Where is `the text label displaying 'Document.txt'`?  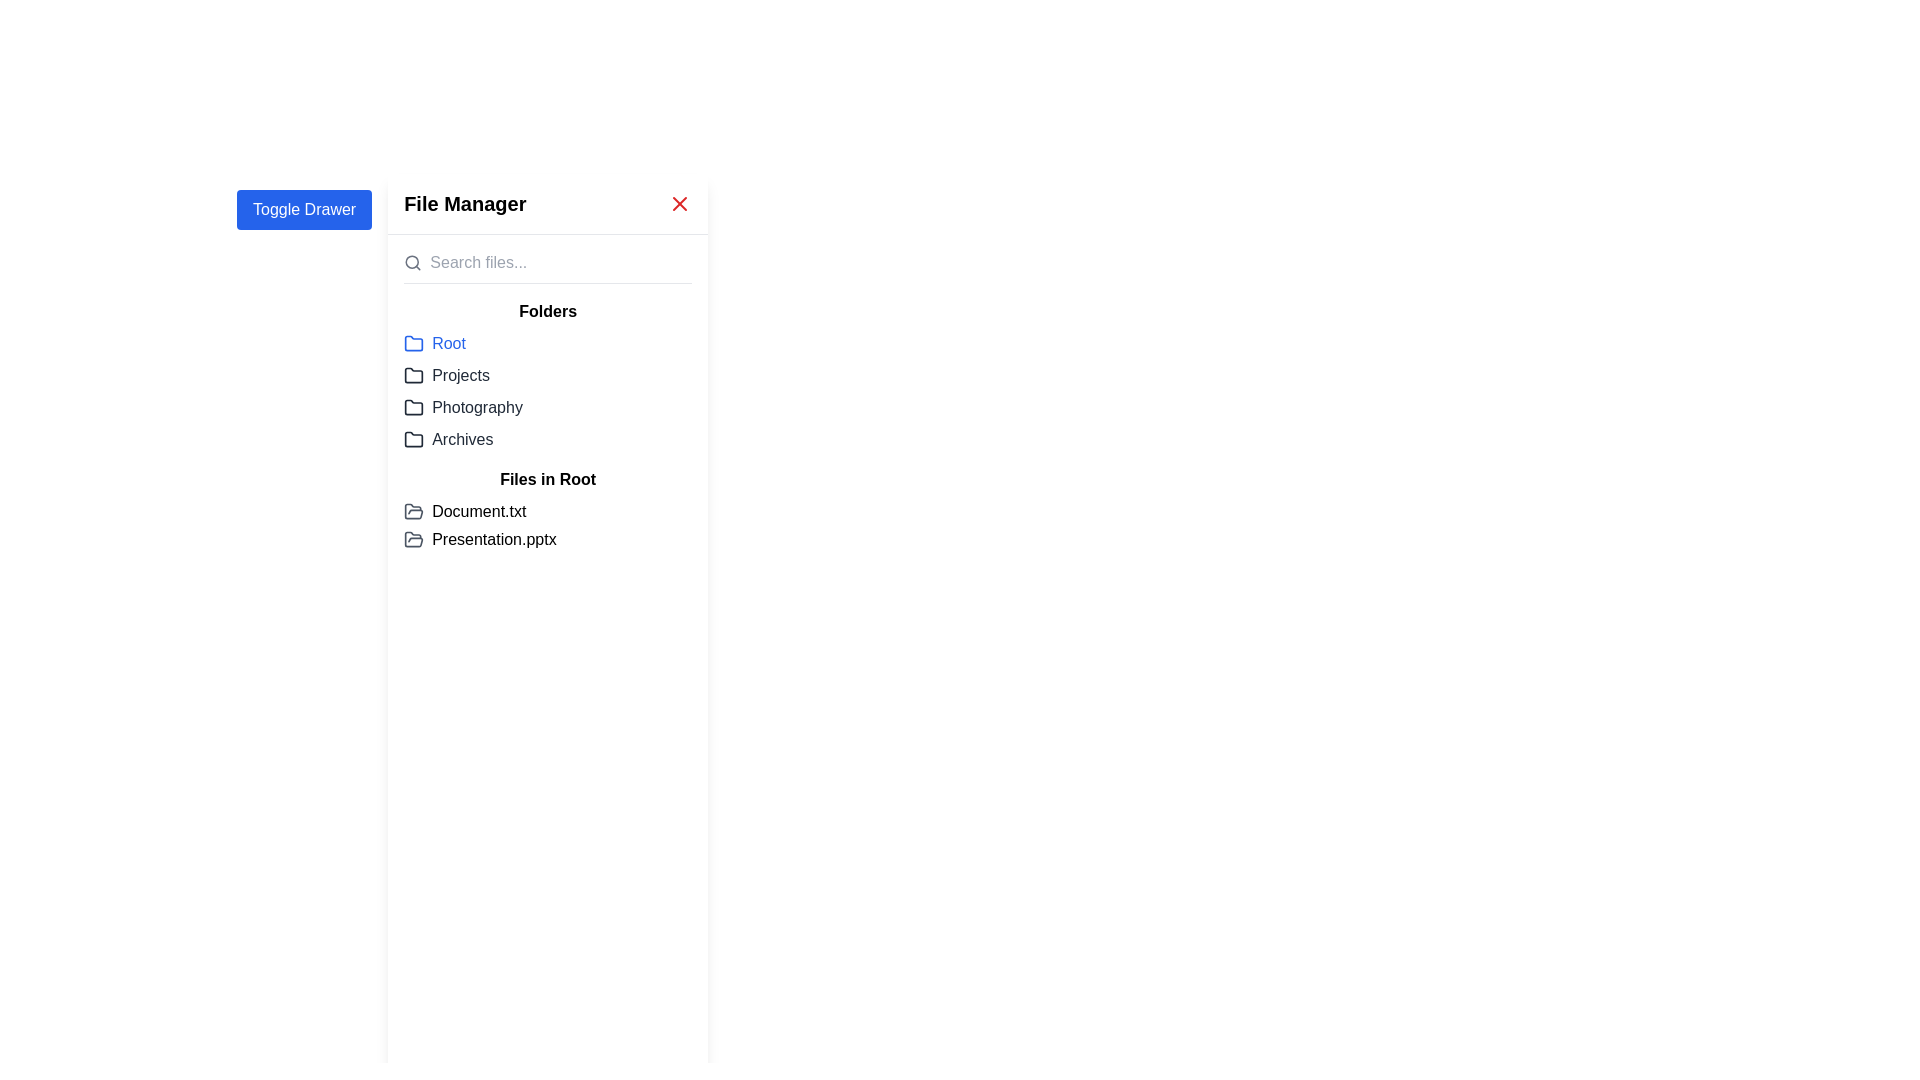 the text label displaying 'Document.txt' is located at coordinates (478, 511).